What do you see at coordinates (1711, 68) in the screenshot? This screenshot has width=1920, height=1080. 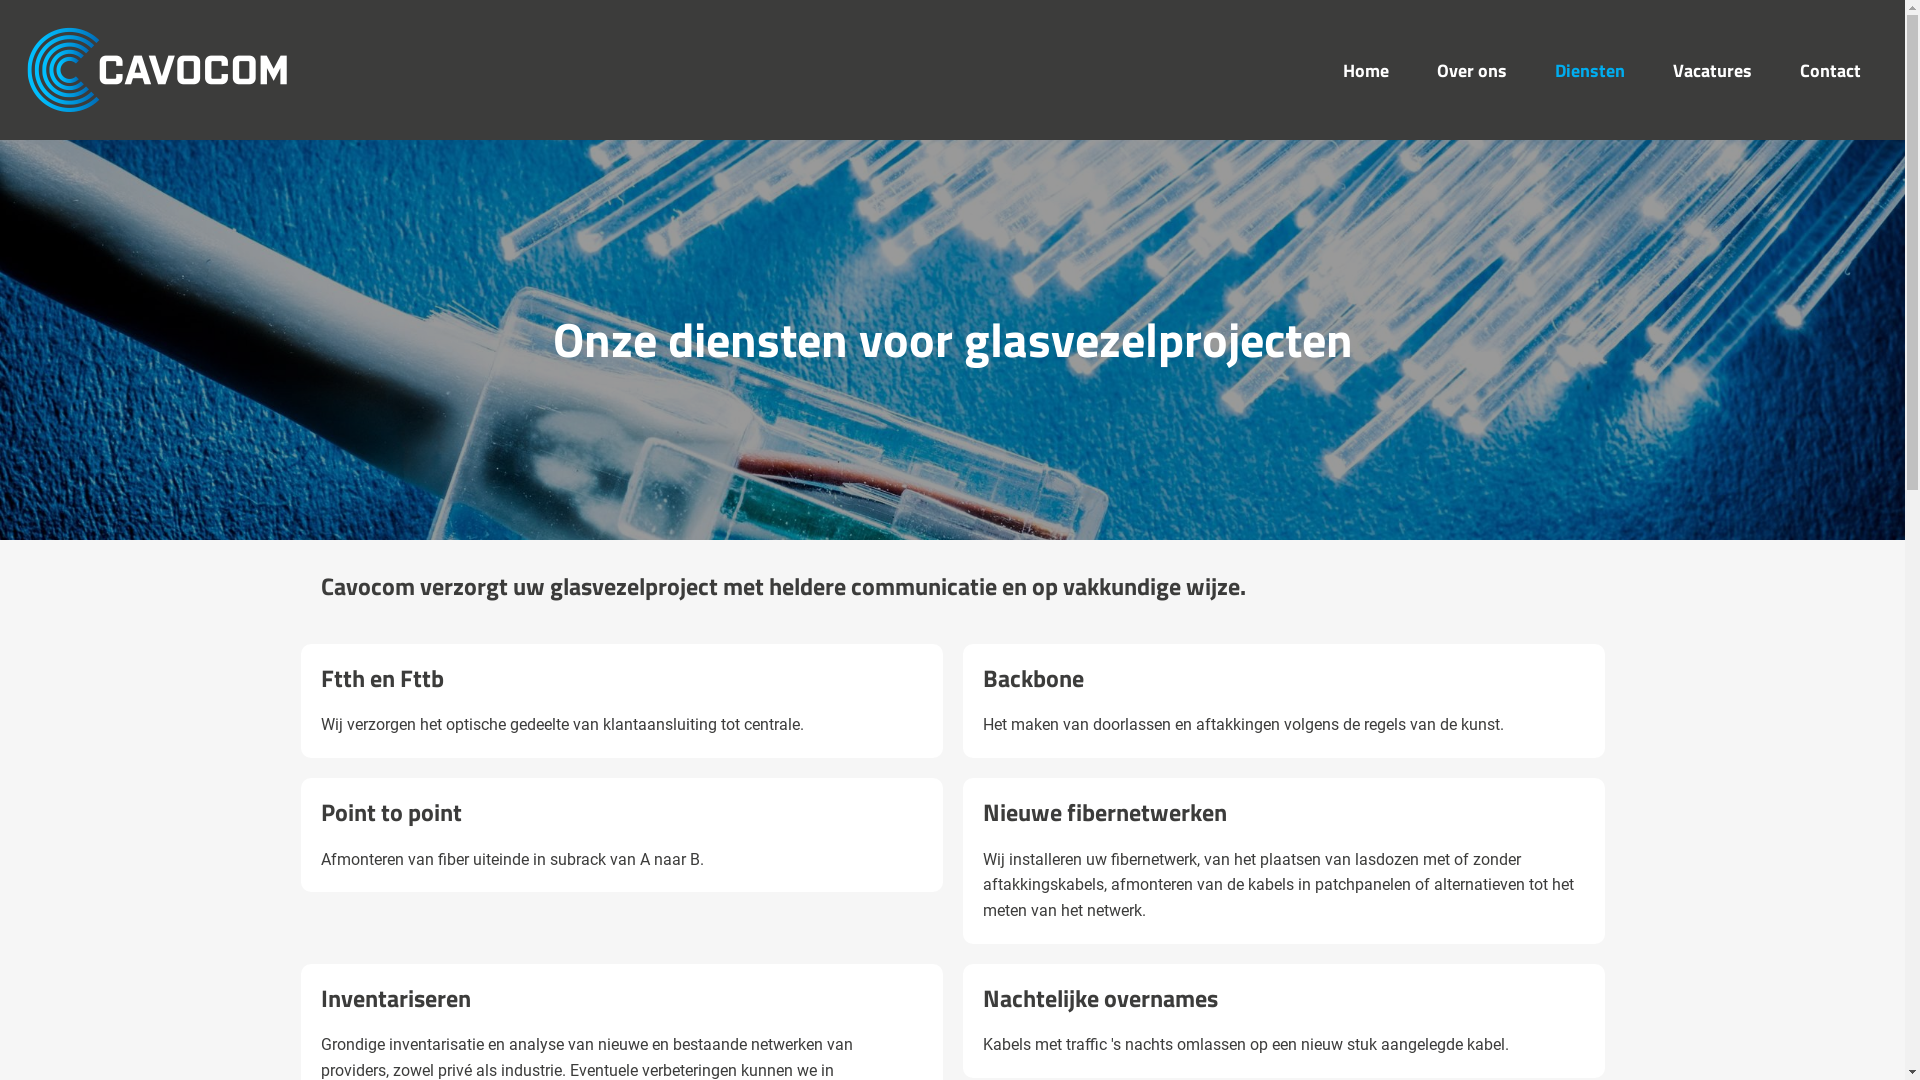 I see `'Vacatures'` at bounding box center [1711, 68].